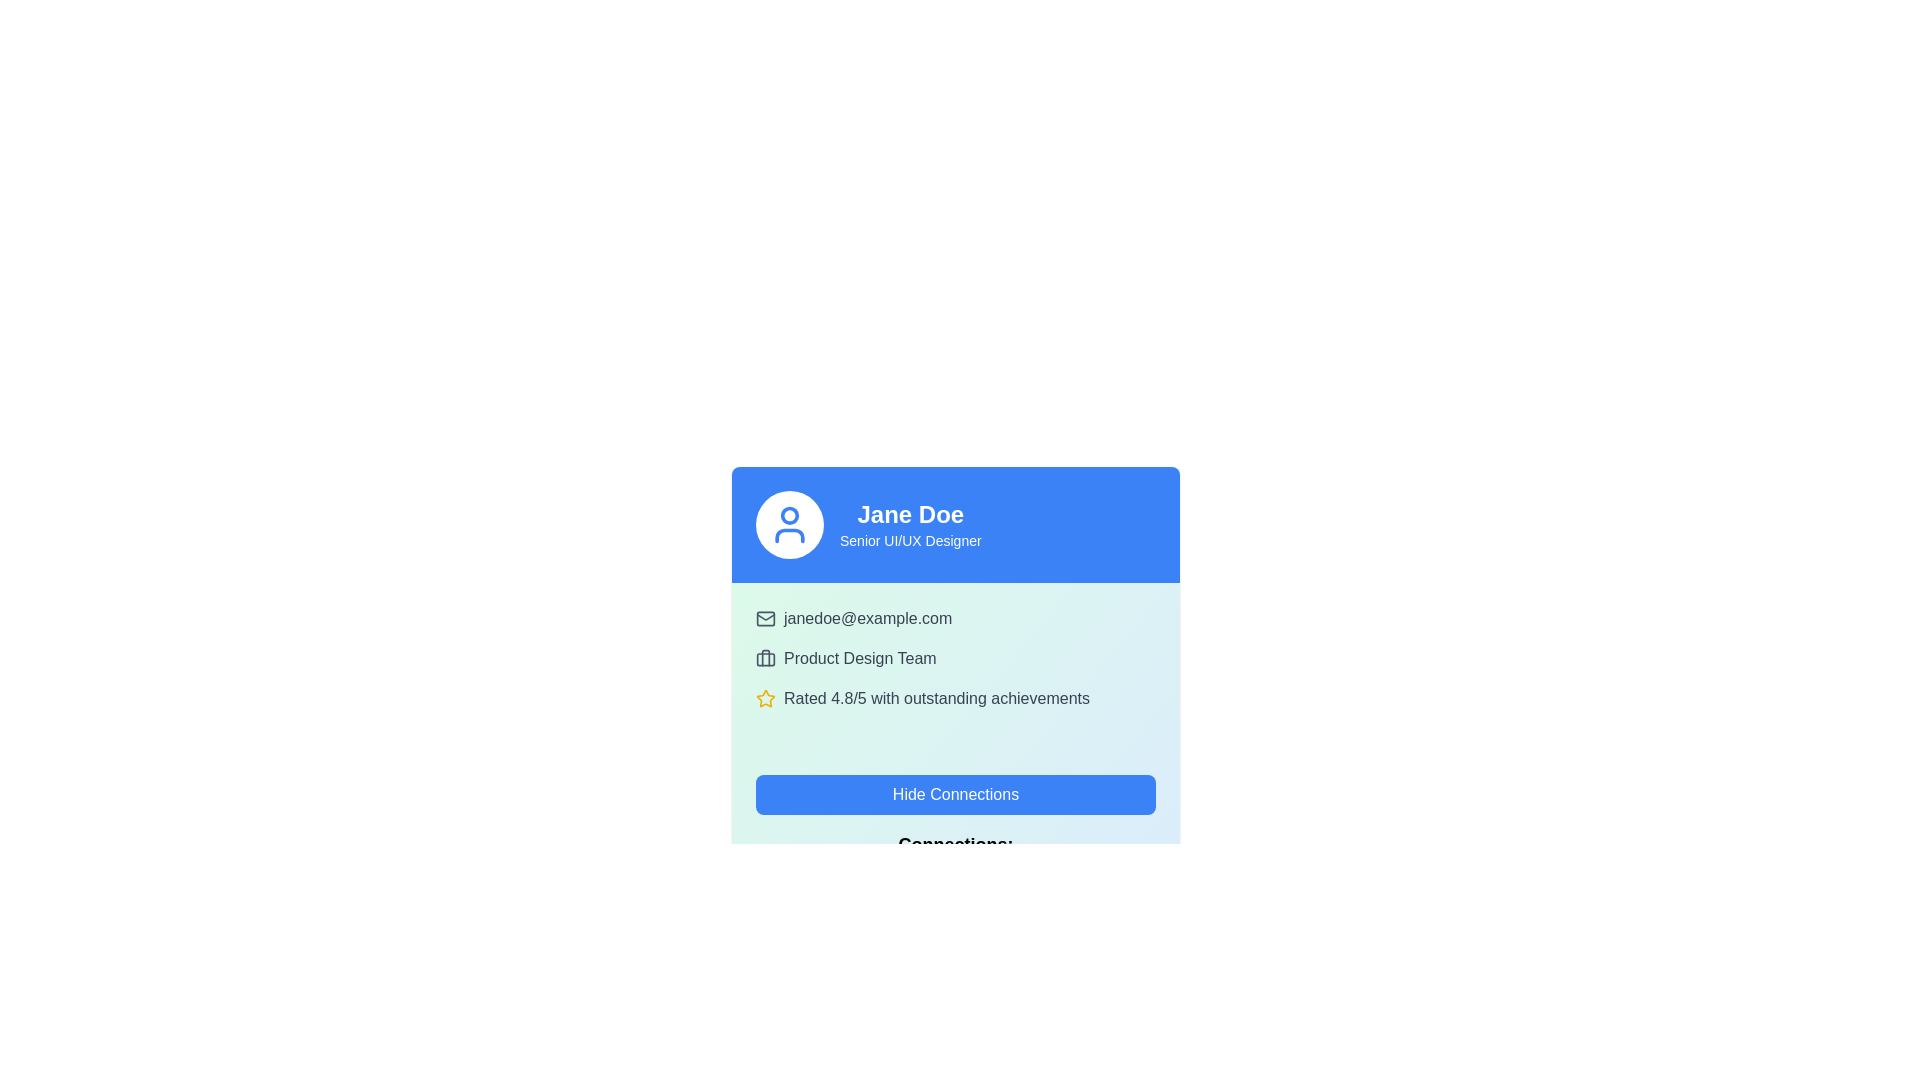  What do you see at coordinates (909, 523) in the screenshot?
I see `the text component displaying 'Jane Doe' and 'Senior UI/UX Designer'` at bounding box center [909, 523].